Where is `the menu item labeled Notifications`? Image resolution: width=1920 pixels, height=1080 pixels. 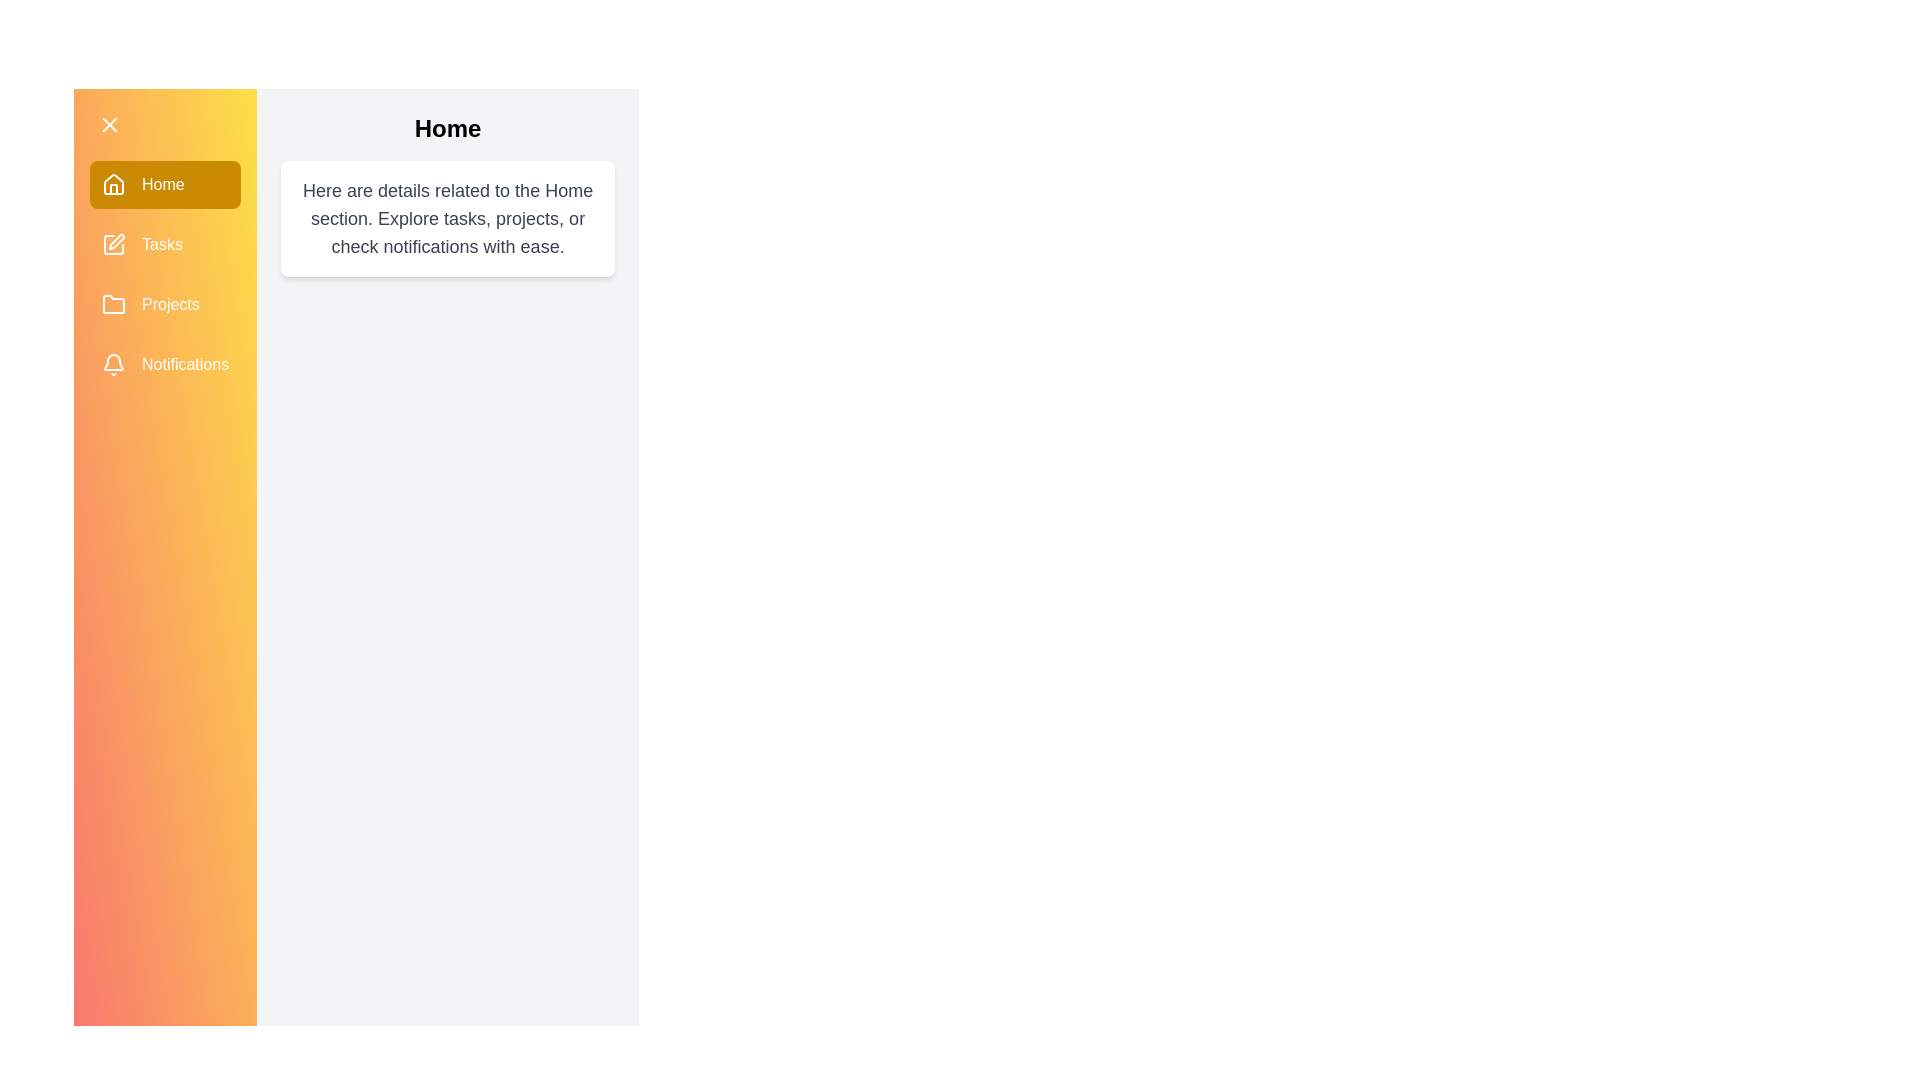
the menu item labeled Notifications is located at coordinates (164, 365).